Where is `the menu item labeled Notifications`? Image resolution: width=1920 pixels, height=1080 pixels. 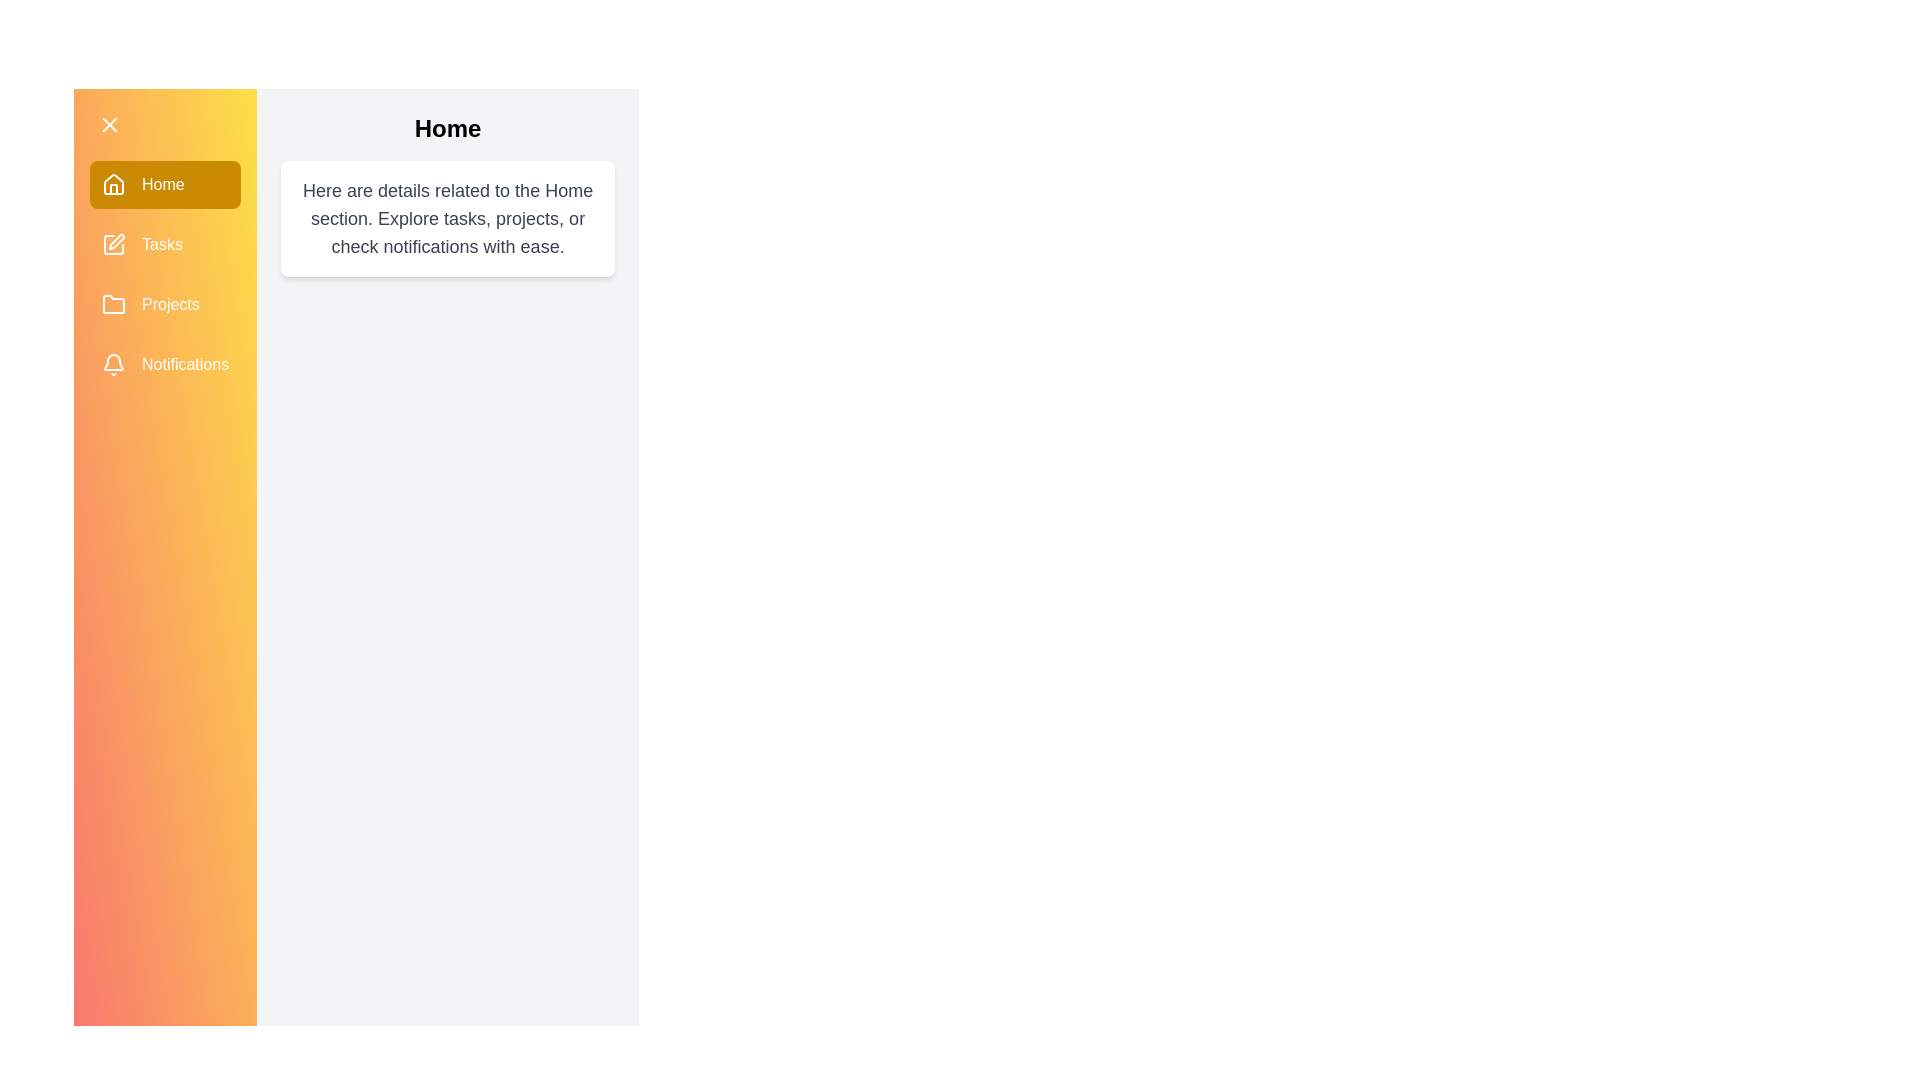
the menu item labeled Notifications is located at coordinates (164, 365).